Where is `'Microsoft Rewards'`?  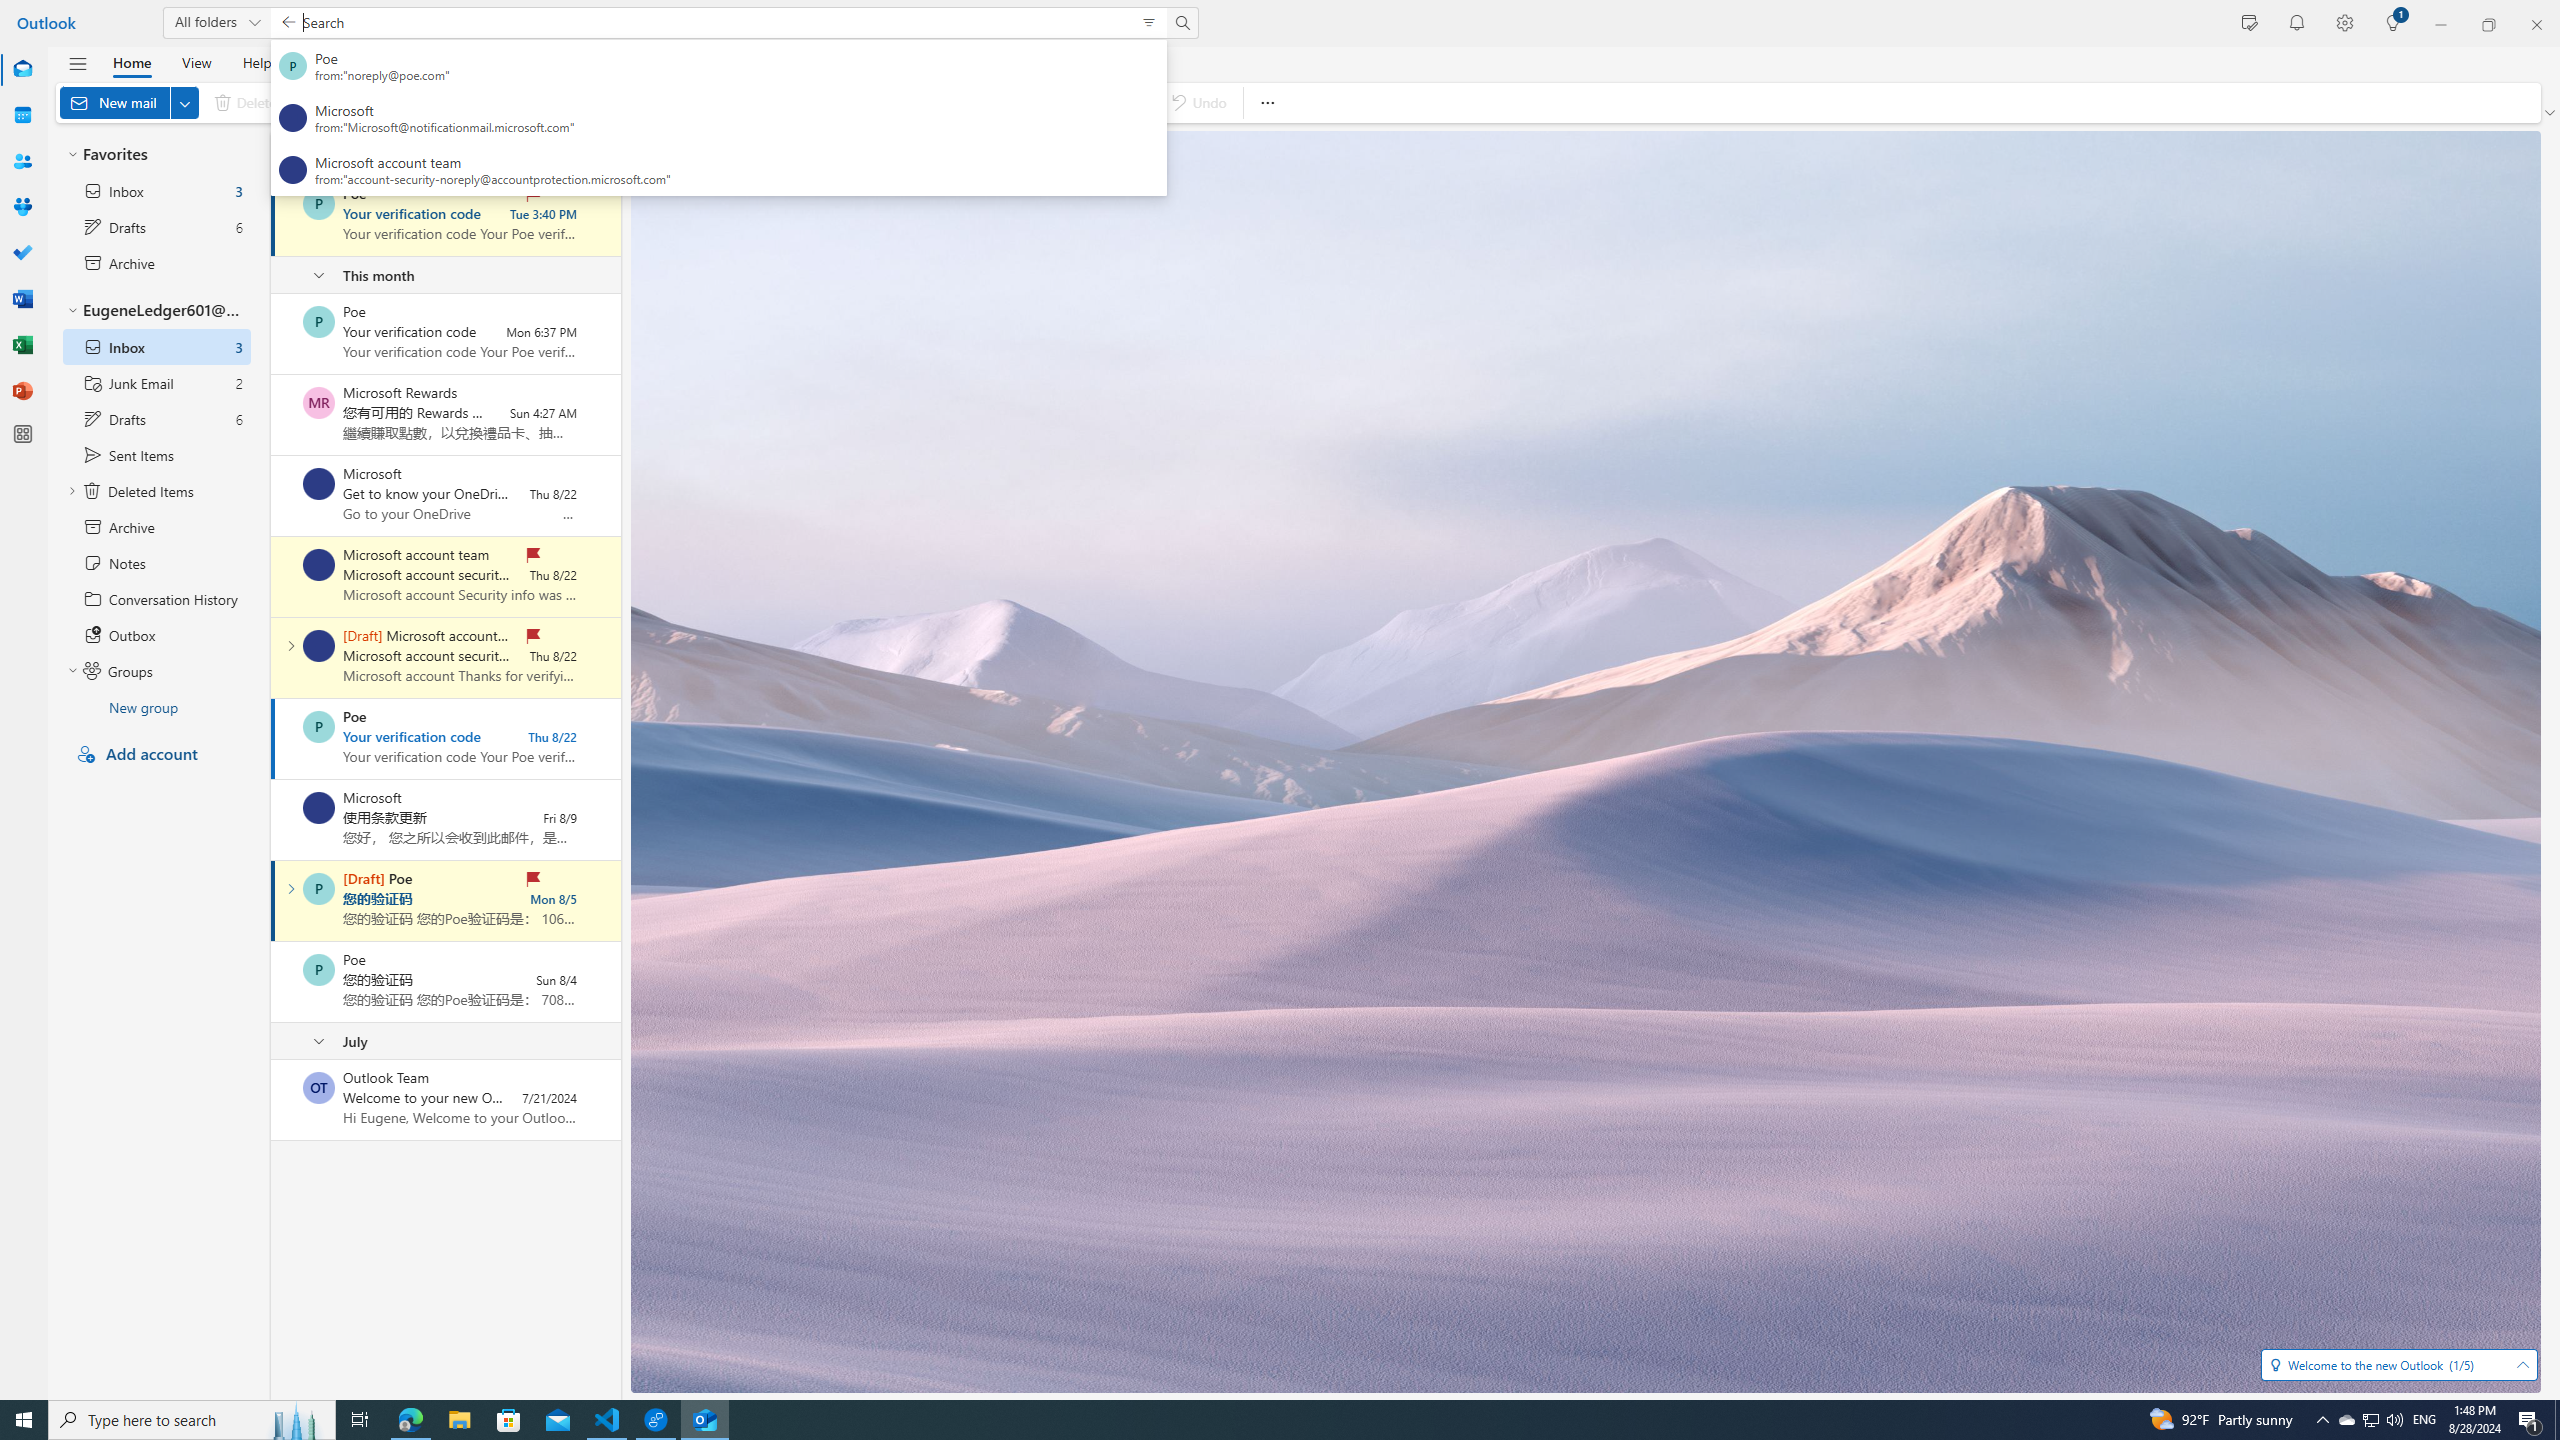
'Microsoft Rewards' is located at coordinates (317, 402).